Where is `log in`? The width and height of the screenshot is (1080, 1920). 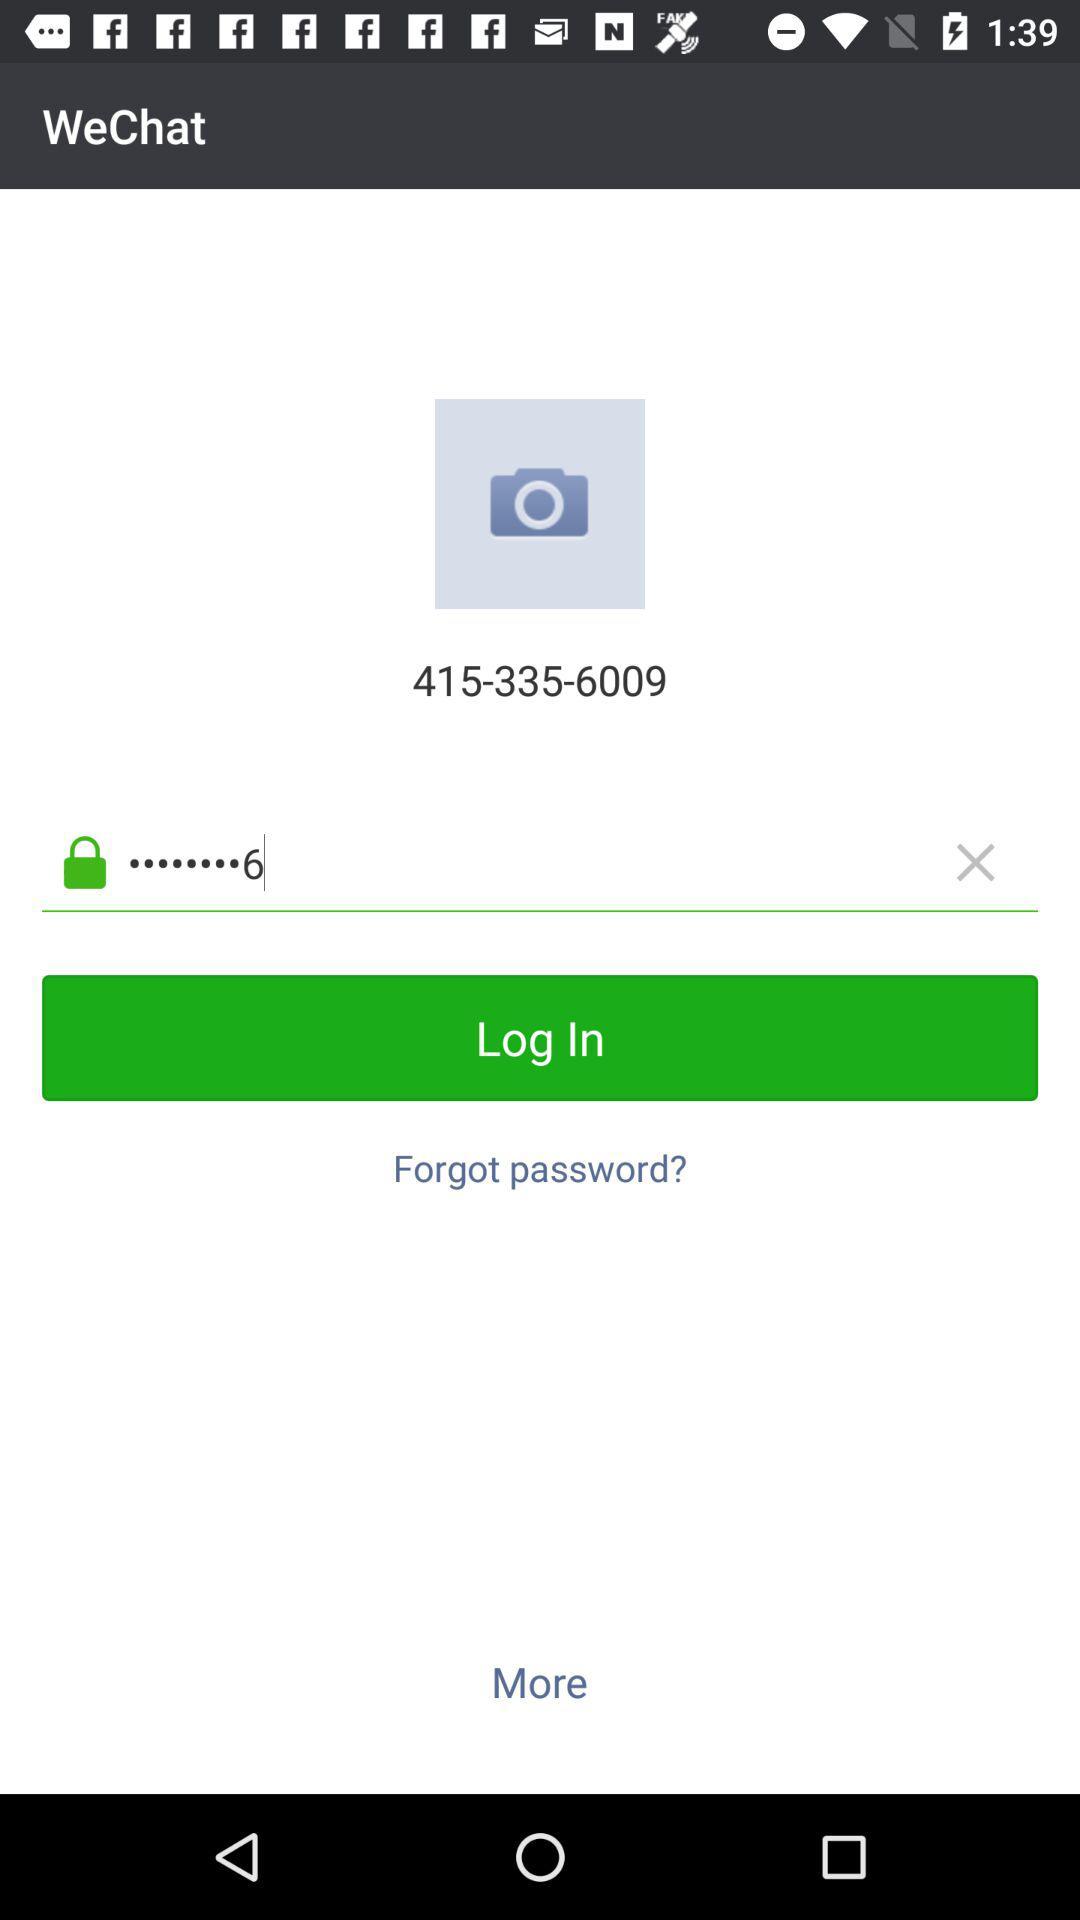
log in is located at coordinates (540, 1037).